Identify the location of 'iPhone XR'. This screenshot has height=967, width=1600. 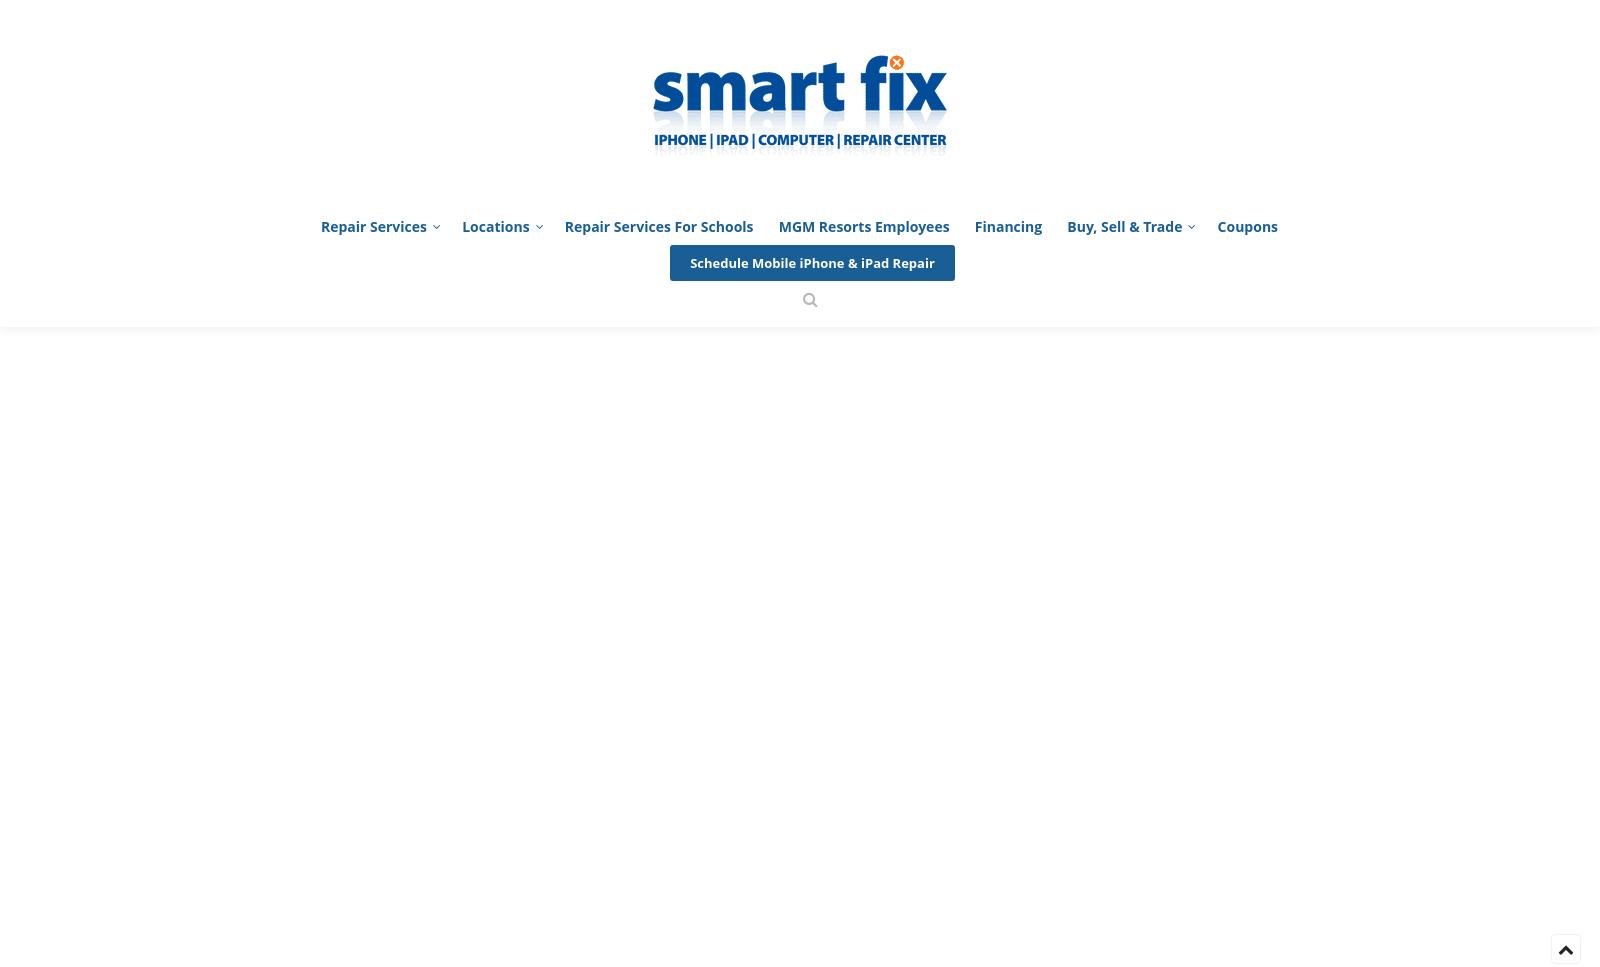
(1007, 813).